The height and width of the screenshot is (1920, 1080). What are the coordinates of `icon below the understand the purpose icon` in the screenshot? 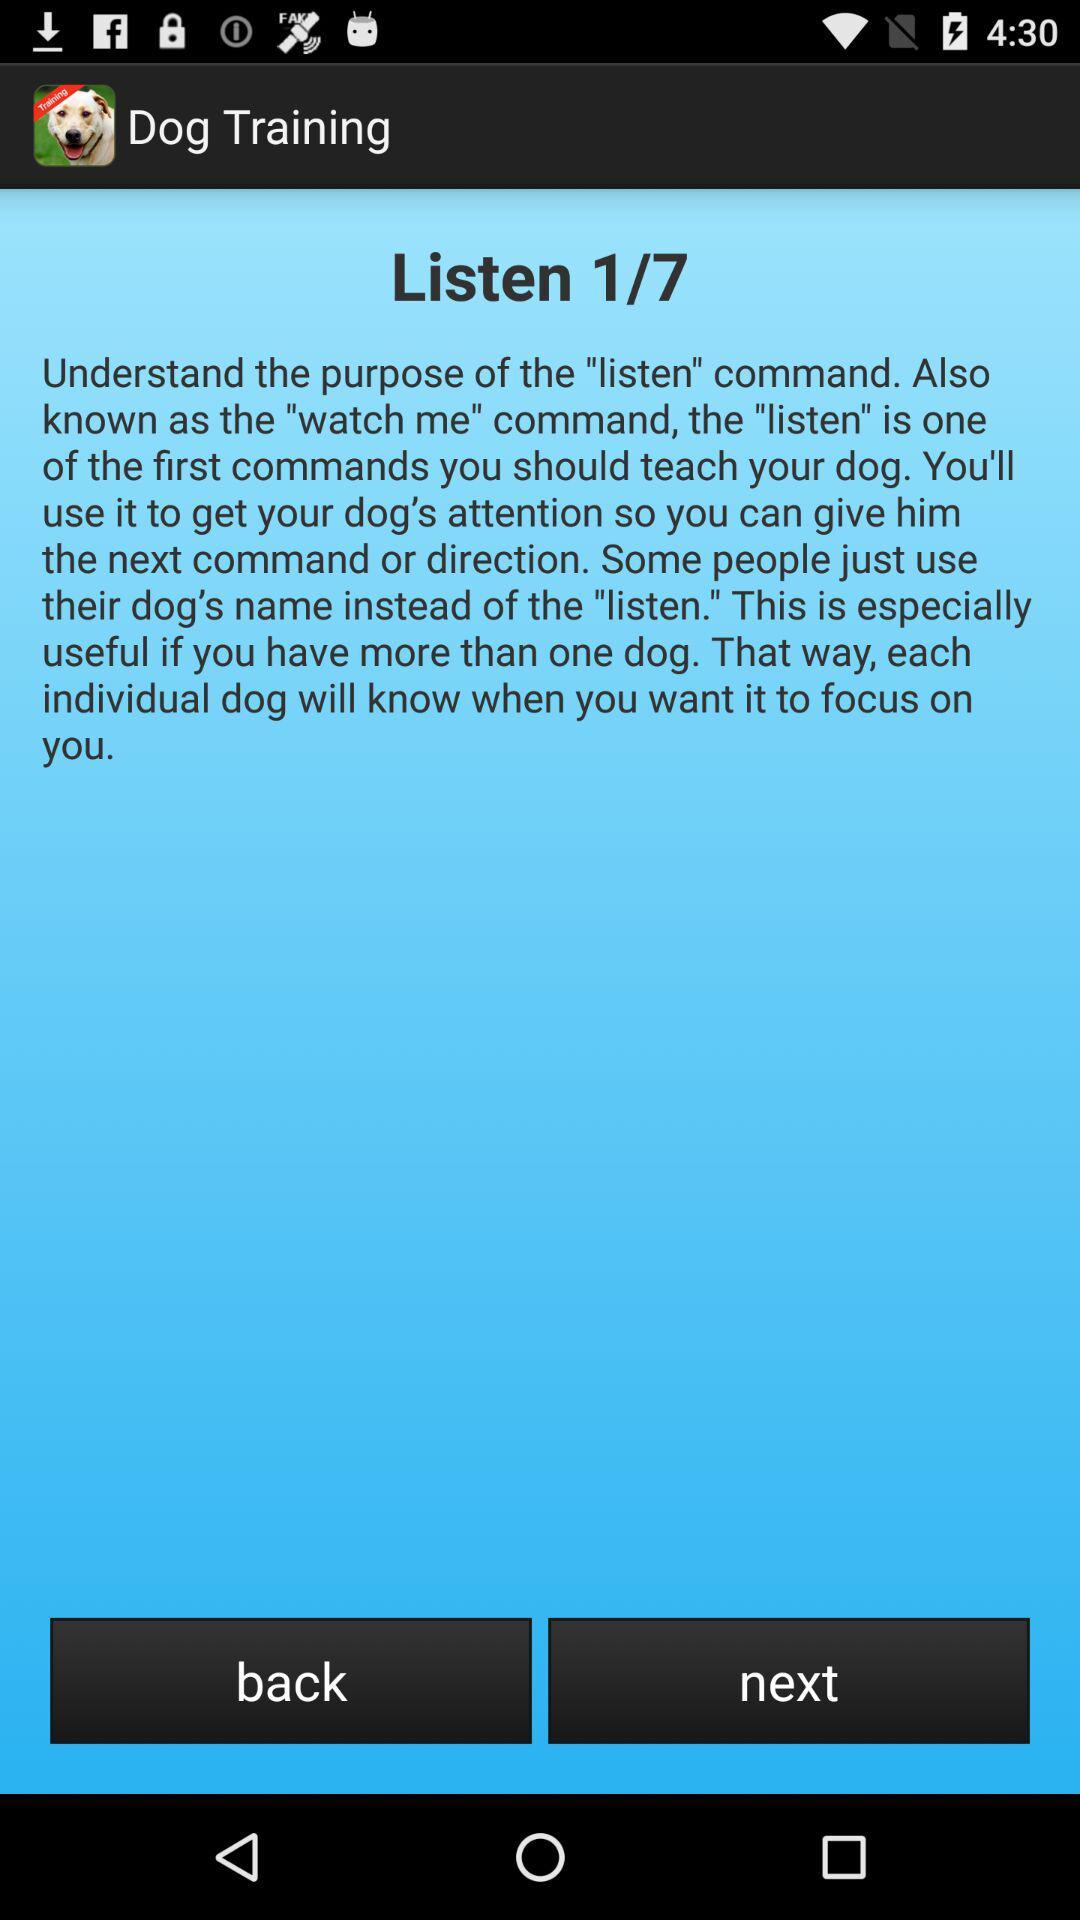 It's located at (290, 1680).